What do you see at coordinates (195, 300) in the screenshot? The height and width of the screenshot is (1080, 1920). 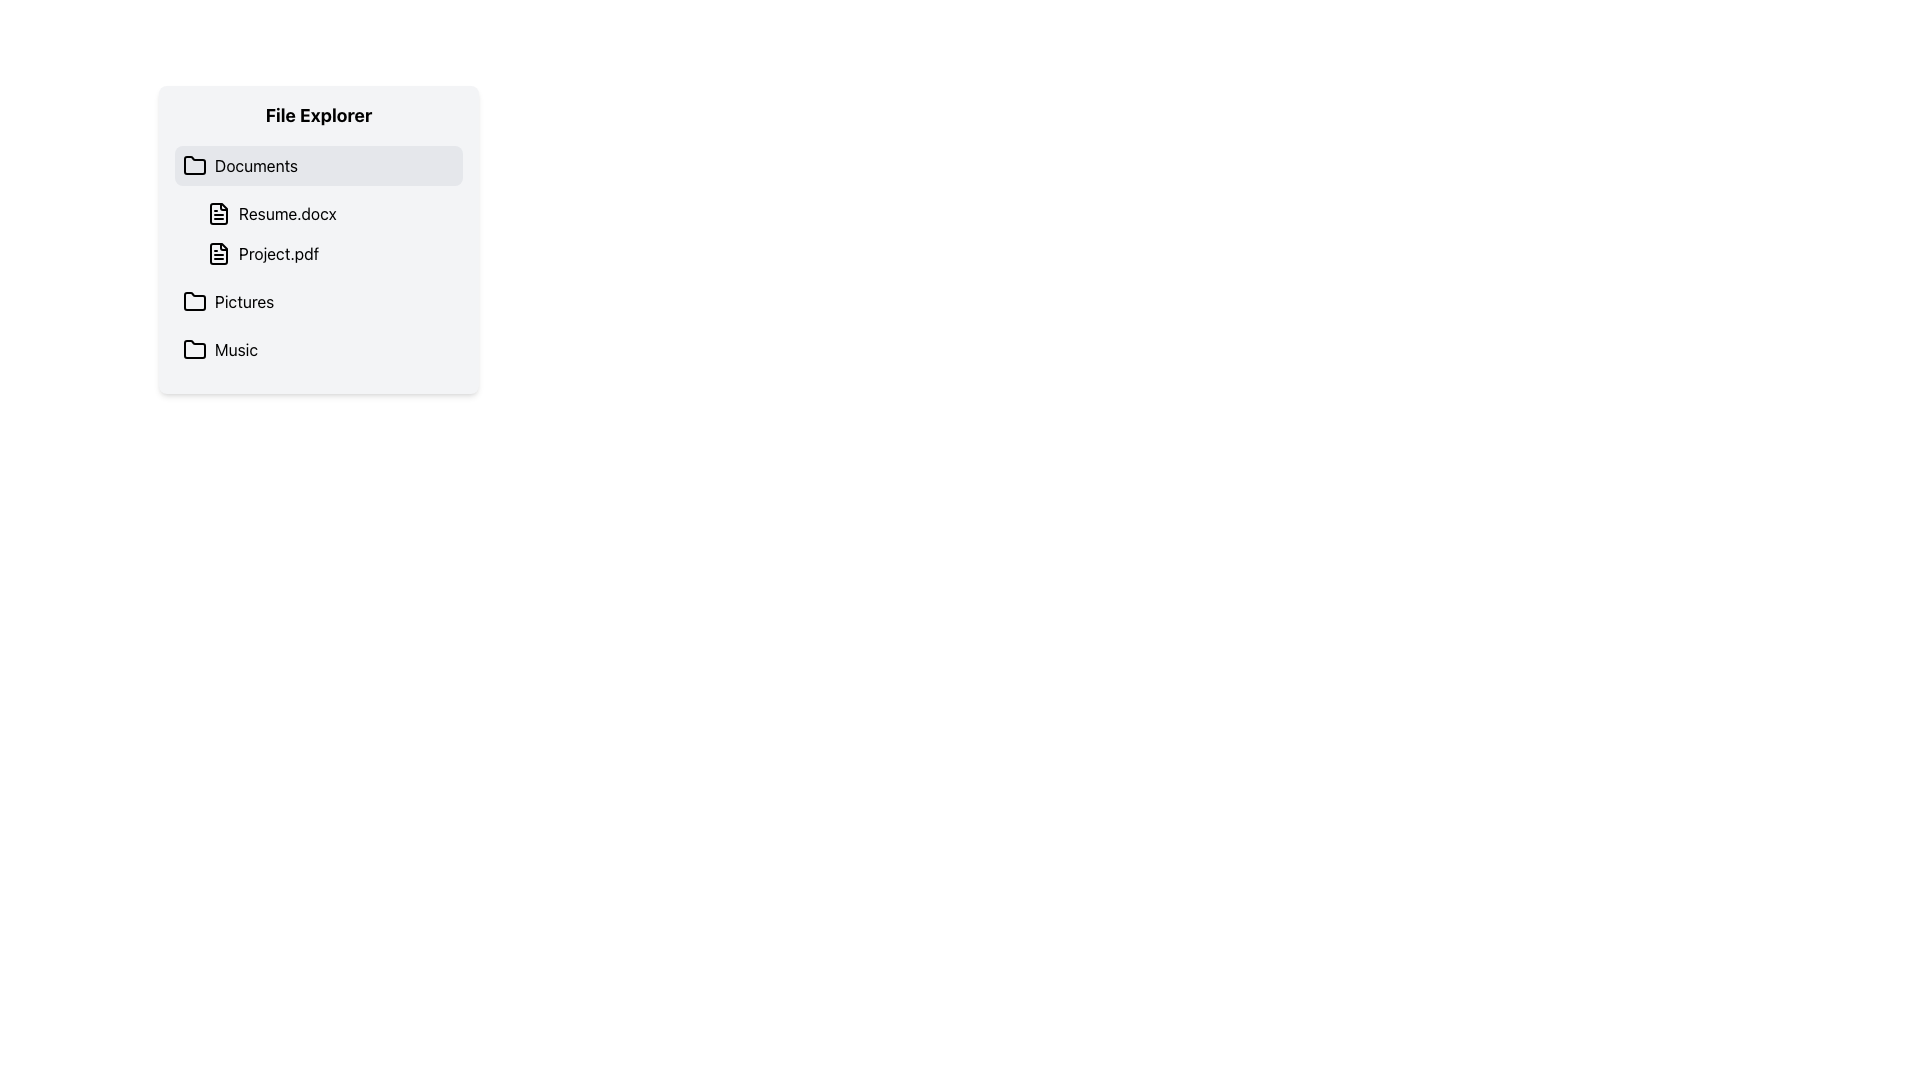 I see `the Folder Icon representing the 'Pictures' folder, which is located to the left of the 'Pictures' label in the File Explorer vertical list` at bounding box center [195, 300].